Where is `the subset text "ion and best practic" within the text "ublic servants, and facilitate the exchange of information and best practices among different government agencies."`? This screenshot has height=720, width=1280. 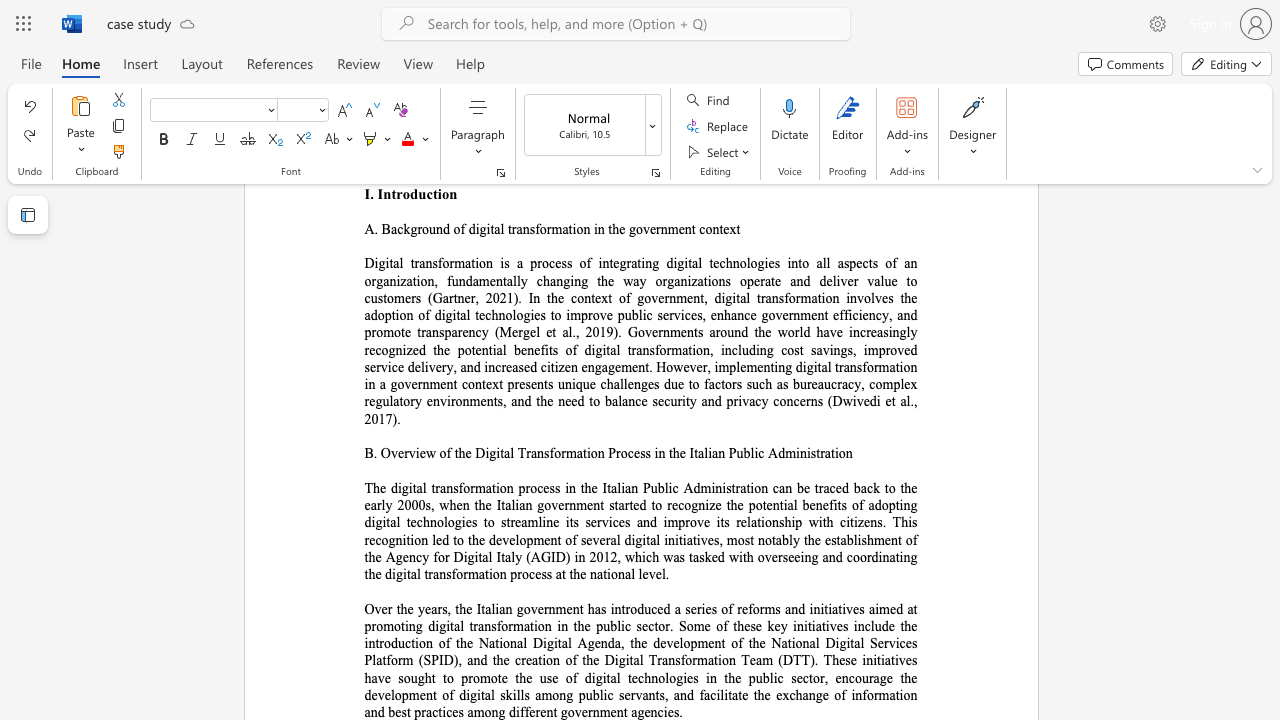 the subset text "ion and best practic" within the text "ublic servants, and facilitate the exchange of information and best practices among different government agencies." is located at coordinates (898, 694).